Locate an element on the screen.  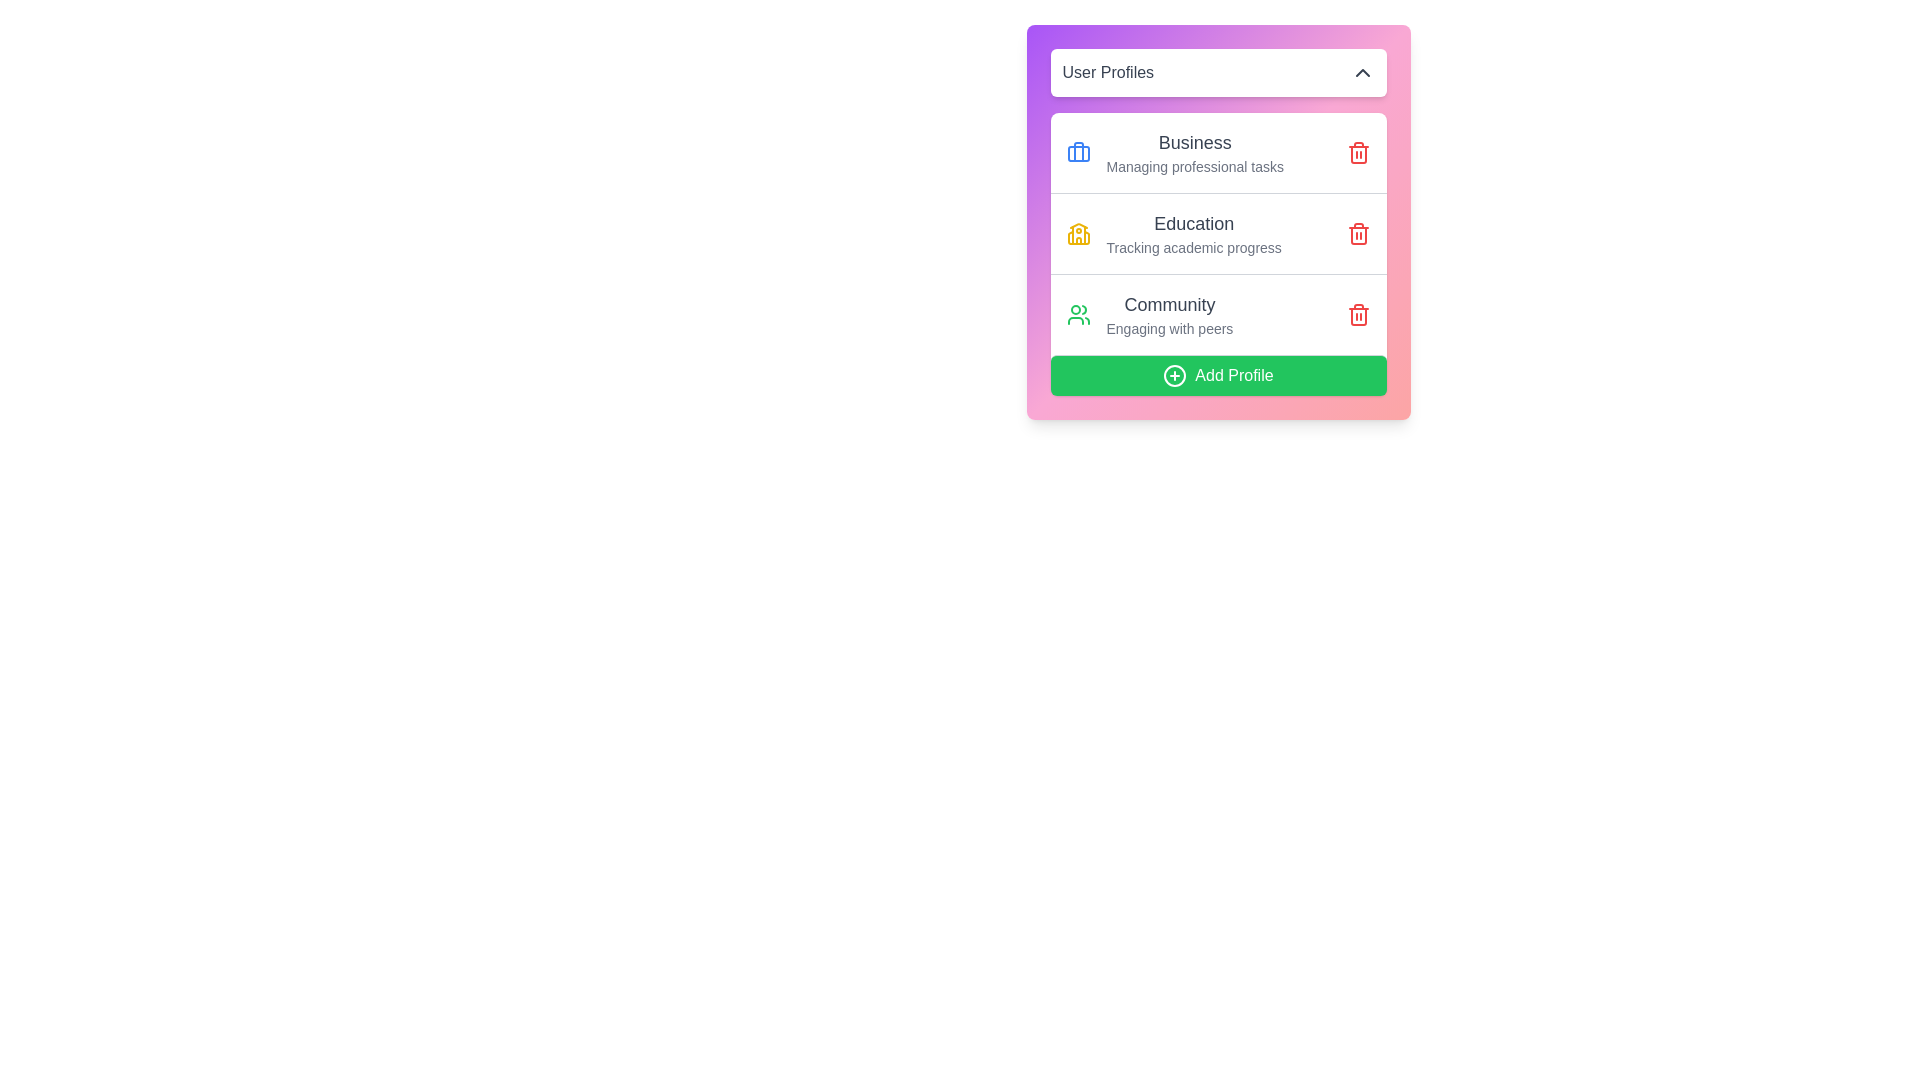
the red trash can icon is located at coordinates (1358, 233).